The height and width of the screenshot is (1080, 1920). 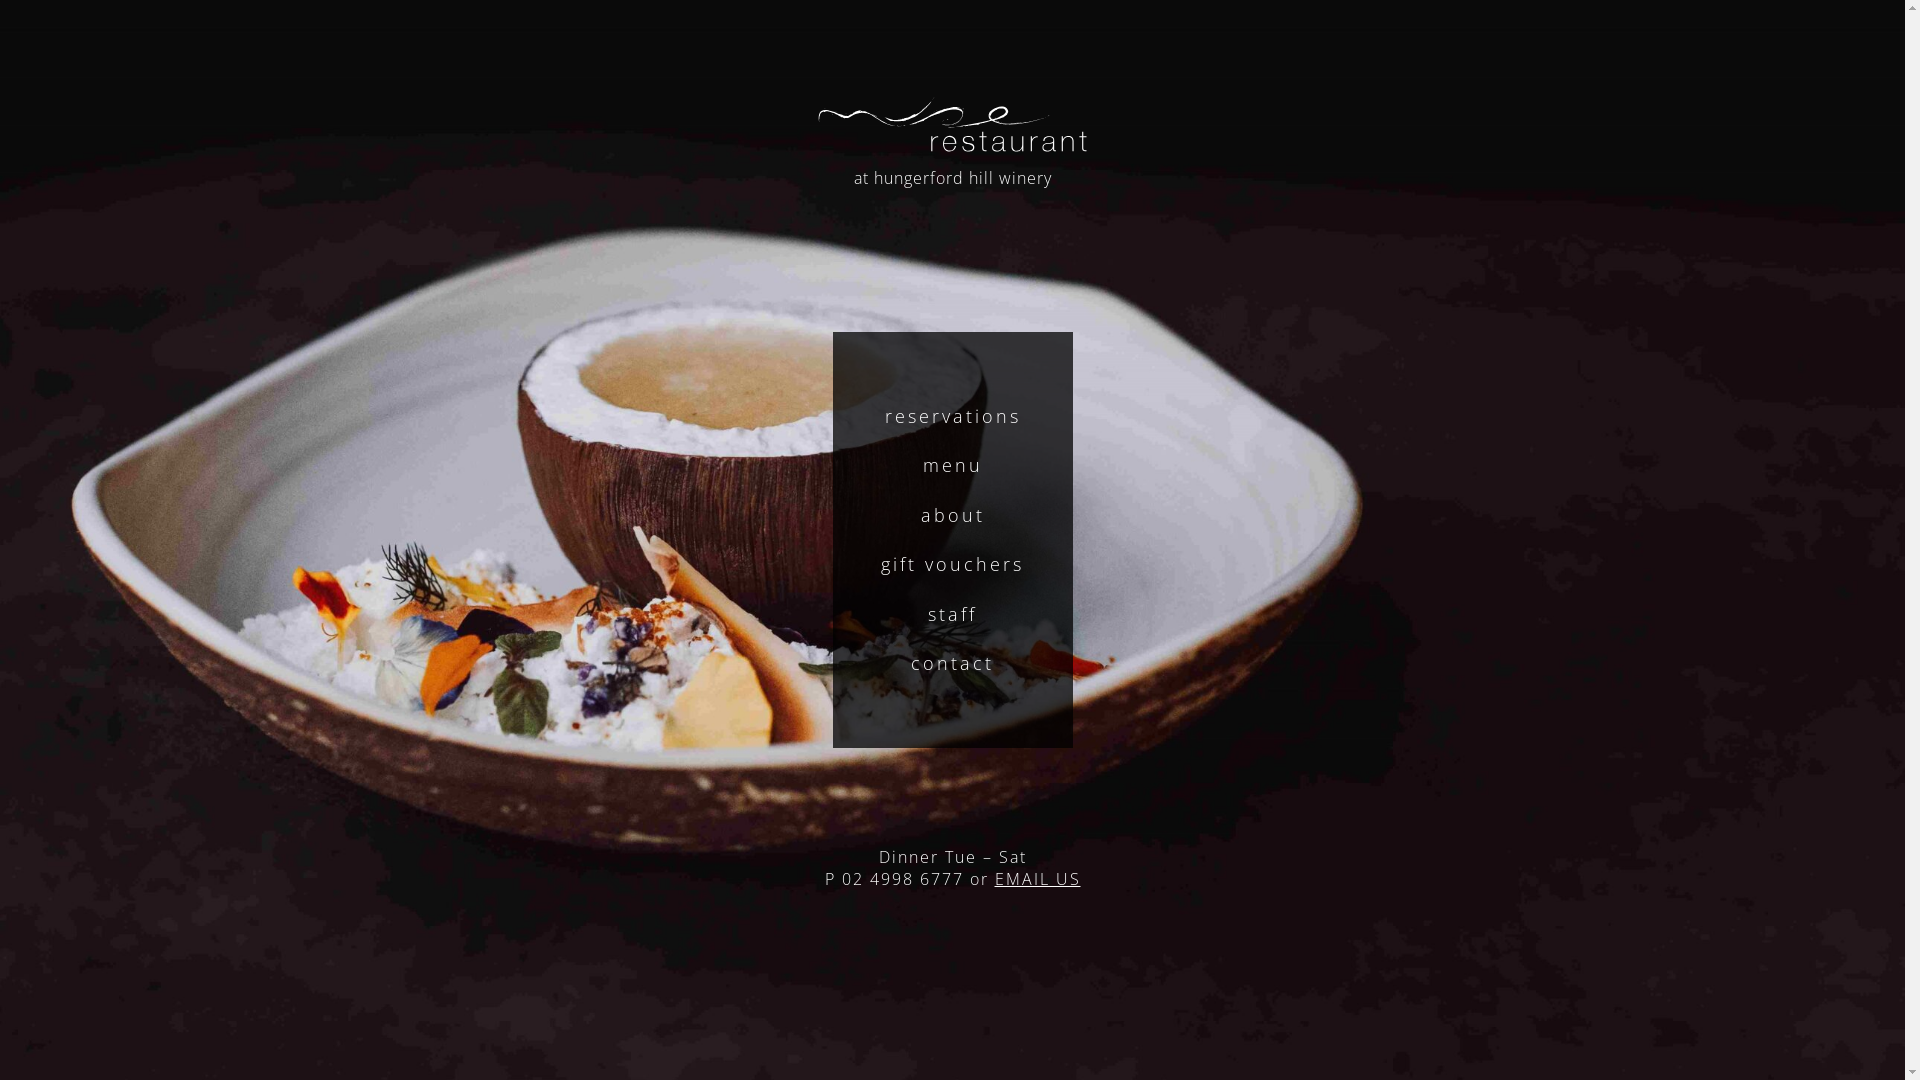 What do you see at coordinates (950, 415) in the screenshot?
I see `'reservations'` at bounding box center [950, 415].